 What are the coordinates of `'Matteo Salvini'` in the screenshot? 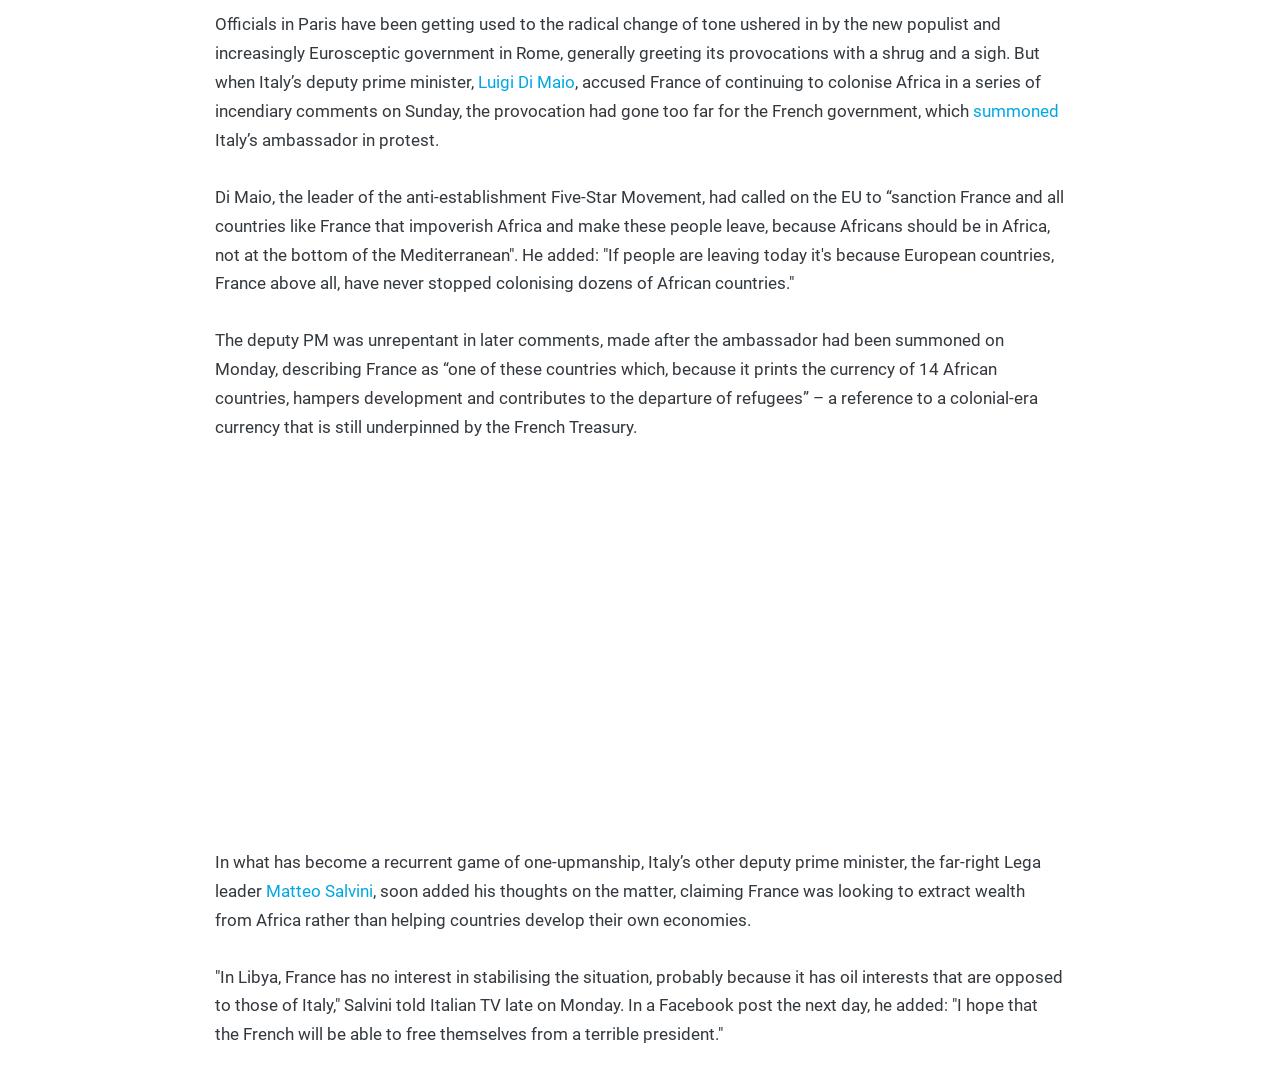 It's located at (264, 889).